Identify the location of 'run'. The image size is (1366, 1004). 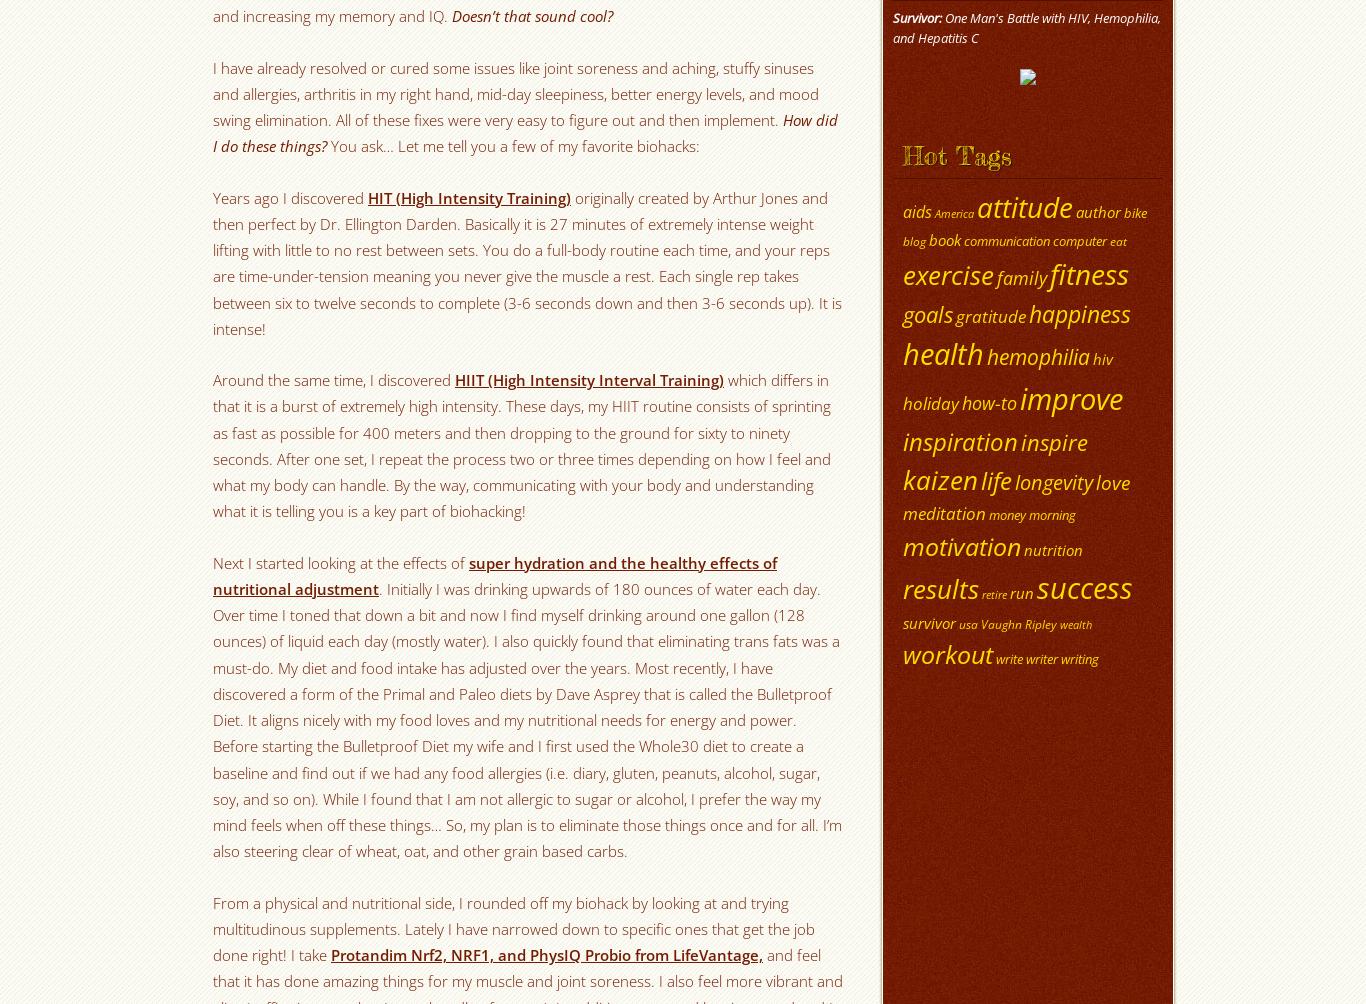
(1010, 592).